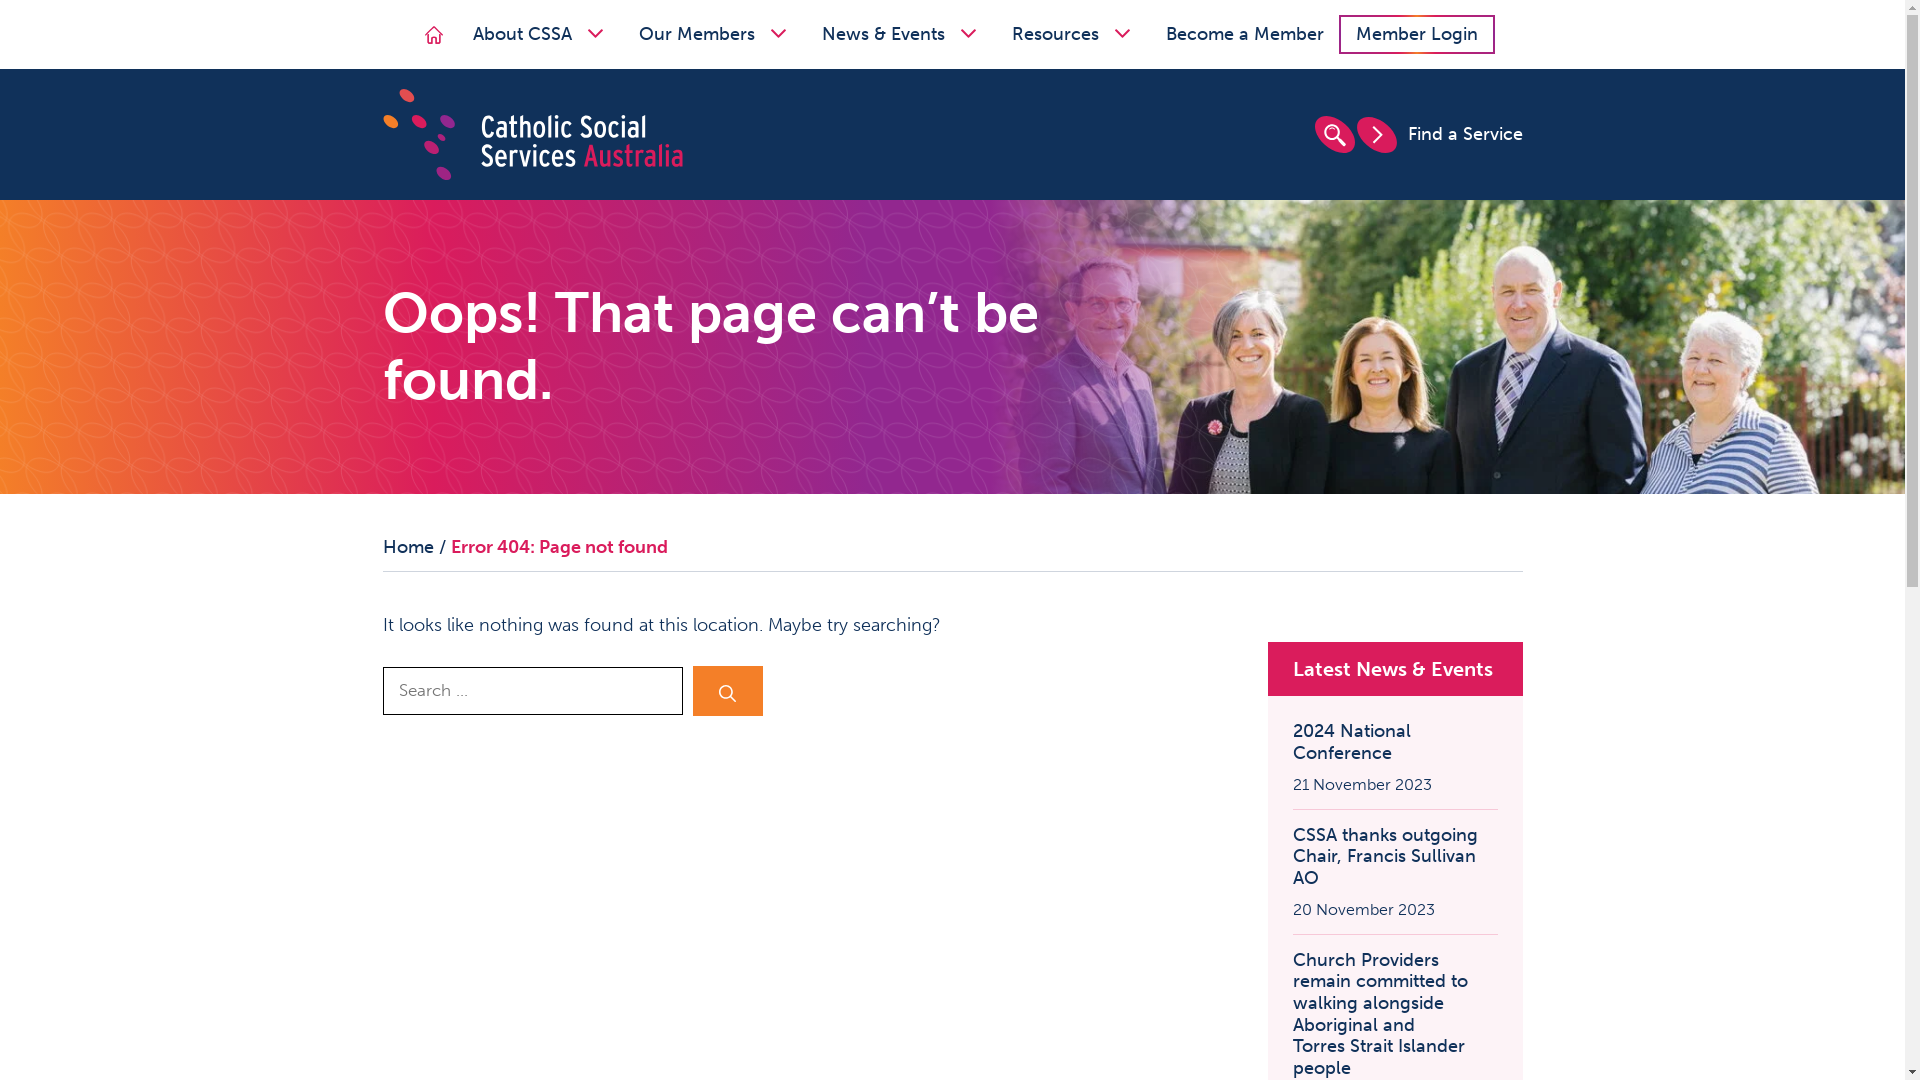 This screenshot has width=1920, height=1080. What do you see at coordinates (432, 34) in the screenshot?
I see `'Home'` at bounding box center [432, 34].